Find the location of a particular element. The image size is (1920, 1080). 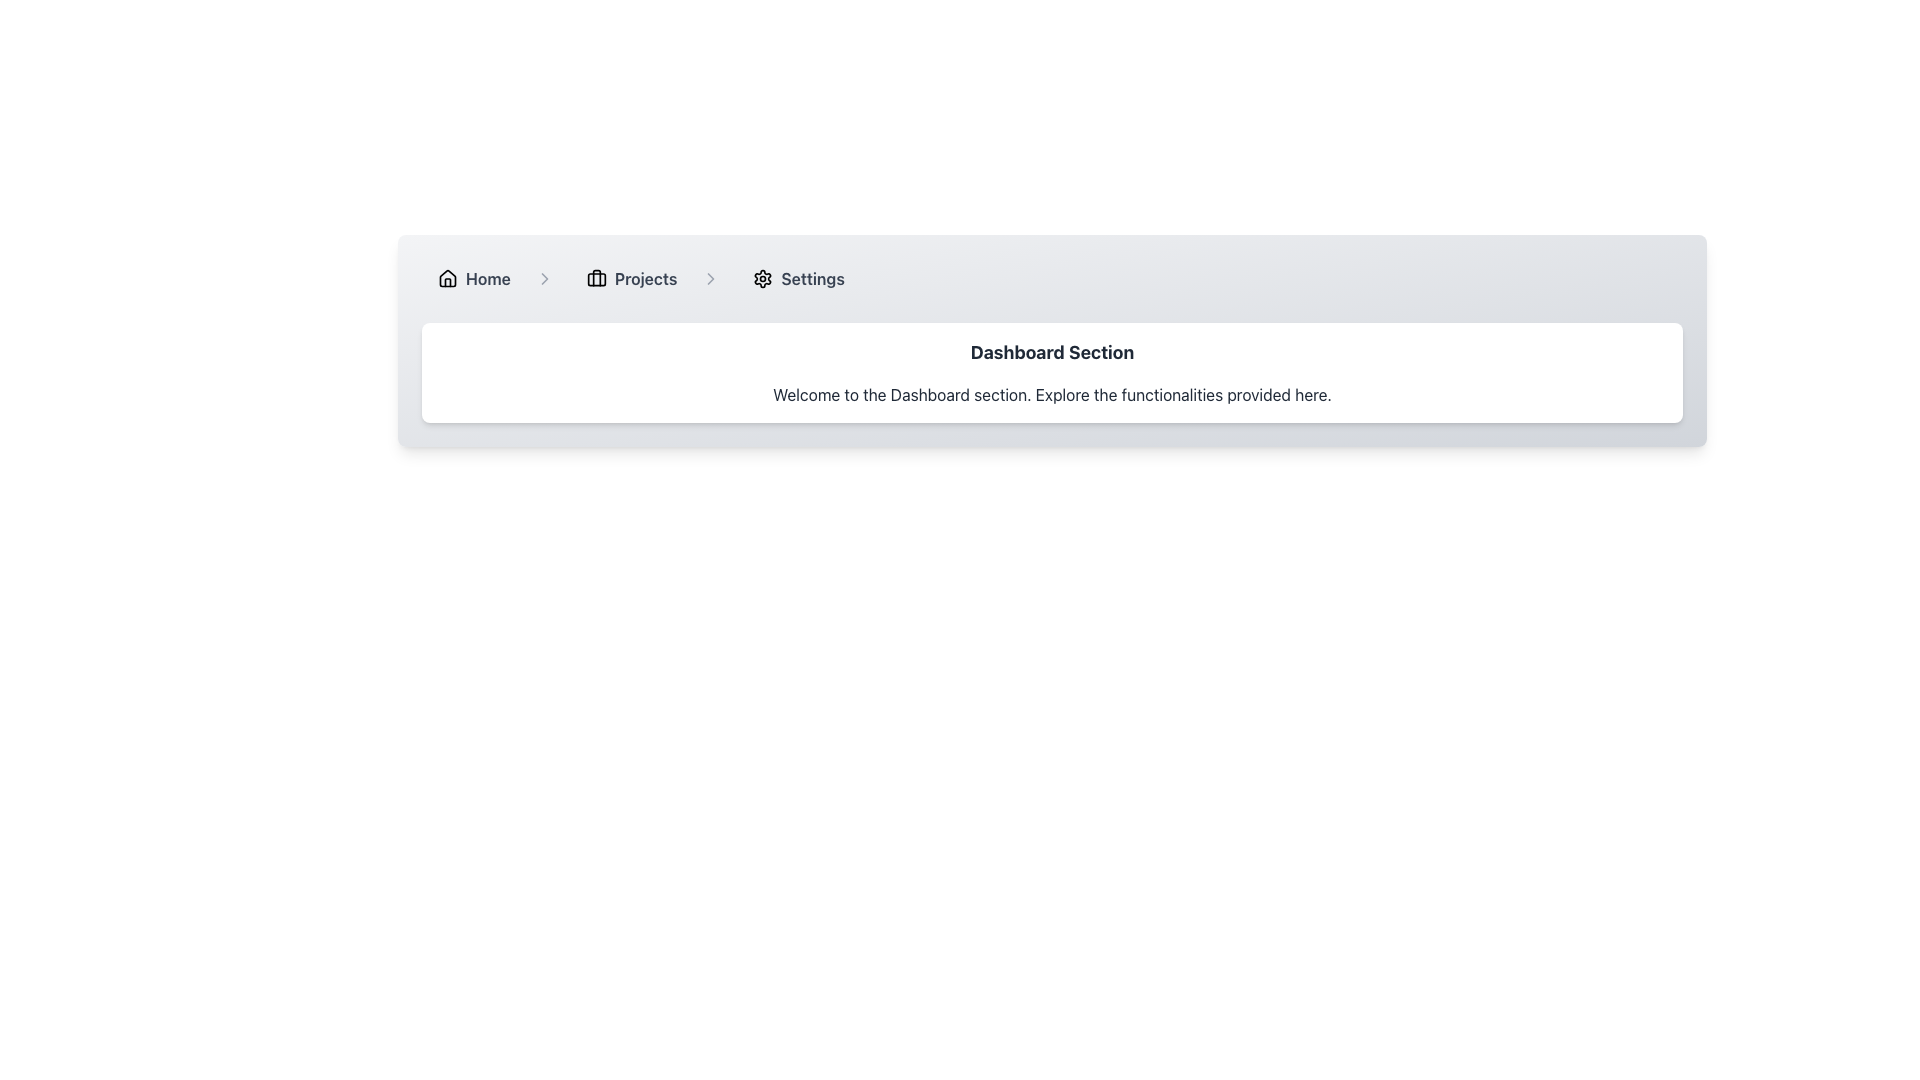

the 'Home' Breadcrumb link, which is the first item in the breadcrumb navigation bar at the top-left section of the interface is located at coordinates (488, 278).